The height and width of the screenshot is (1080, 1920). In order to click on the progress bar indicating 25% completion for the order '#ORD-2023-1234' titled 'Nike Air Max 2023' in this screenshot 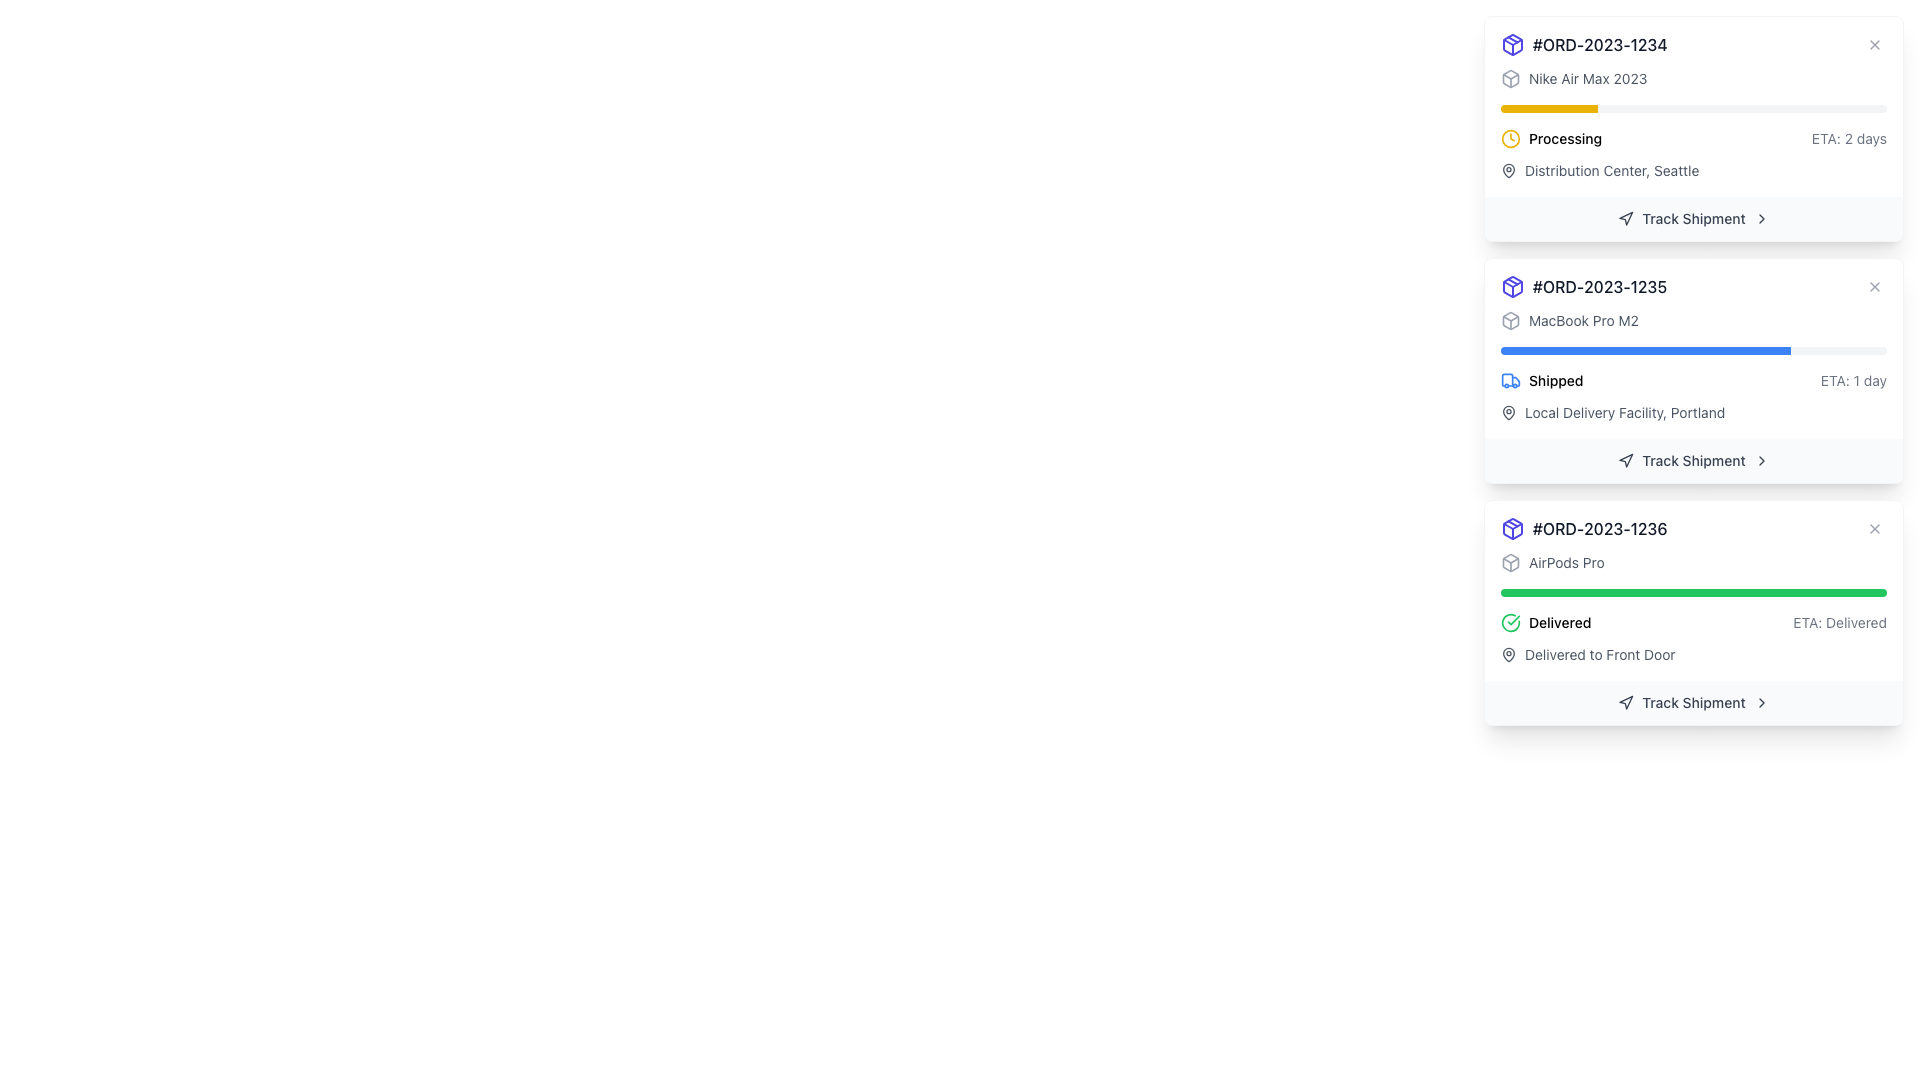, I will do `click(1693, 108)`.